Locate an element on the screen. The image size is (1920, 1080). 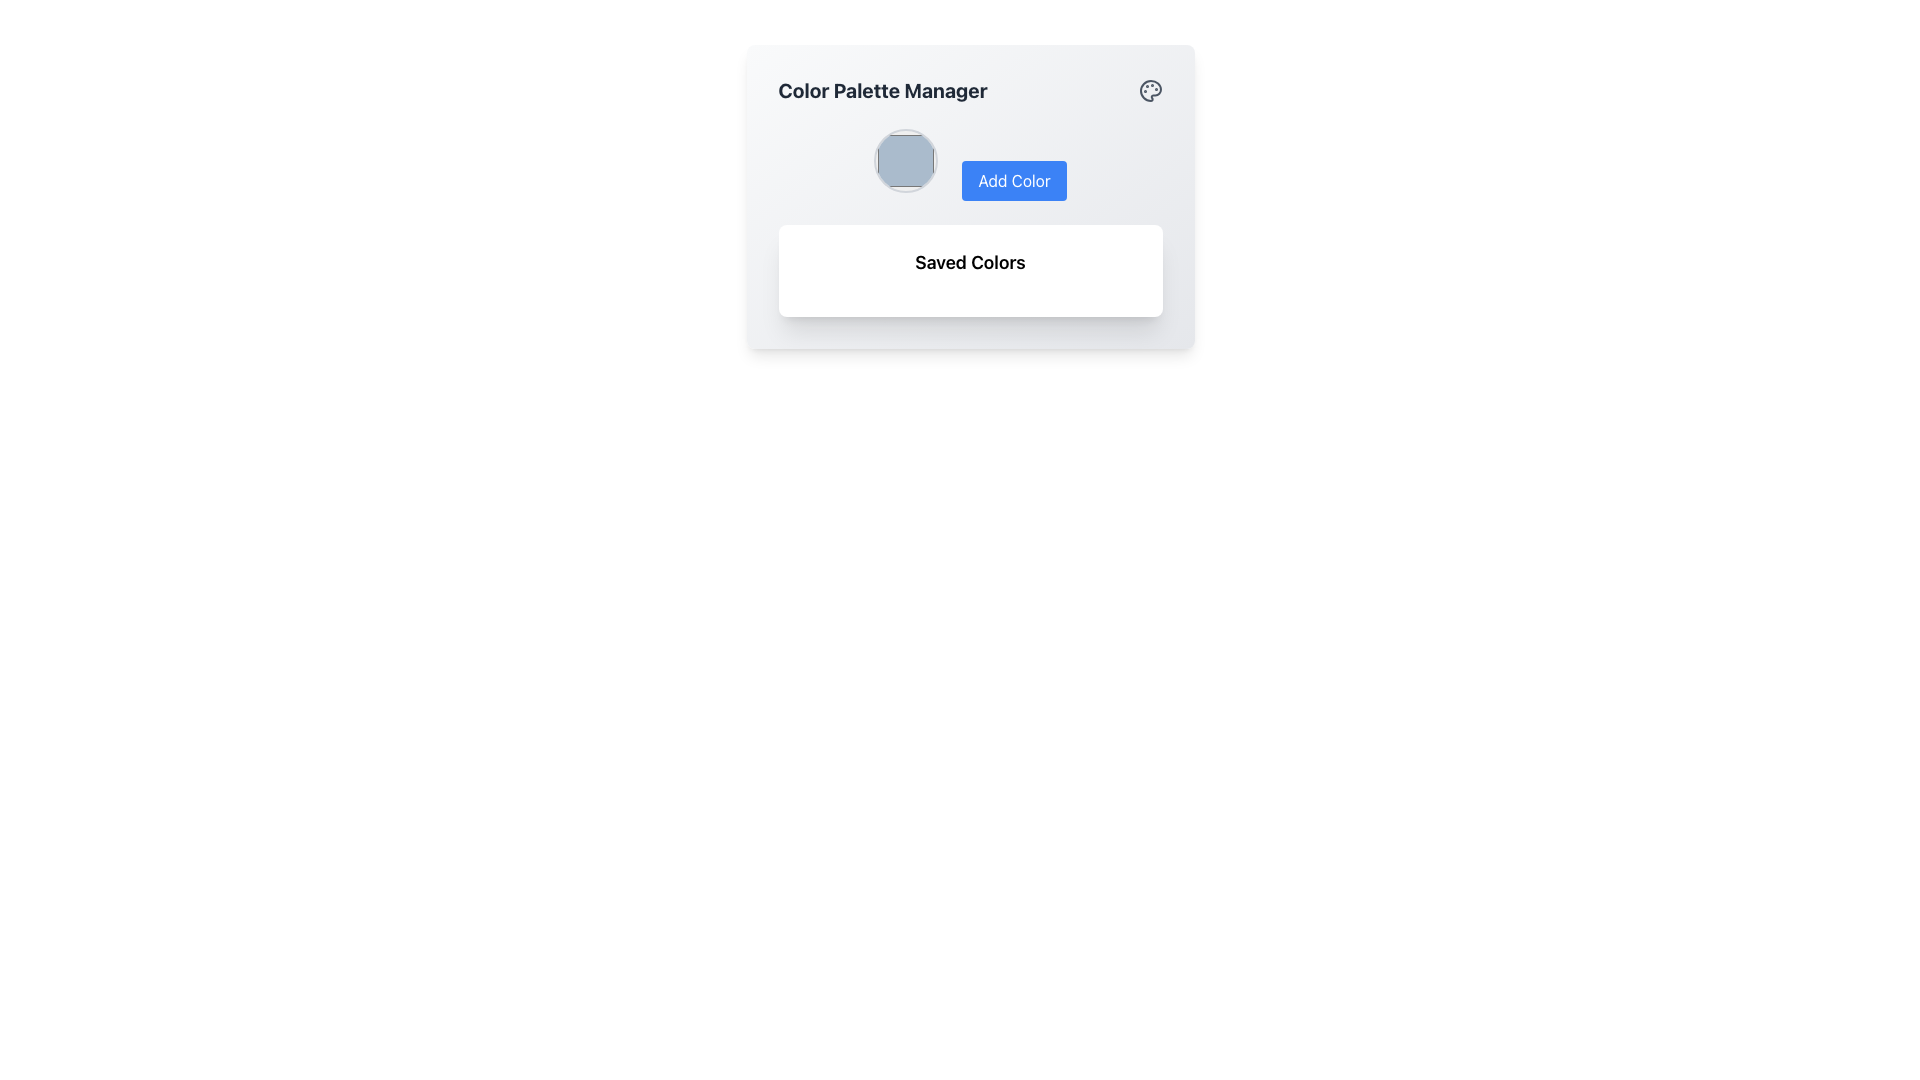
the graphical icon that resembles a paint palette with multiple embedded circles, located at the upper-right corner of the graphical panel, adjacent to the 'Color Palette Manager' heading is located at coordinates (1150, 91).